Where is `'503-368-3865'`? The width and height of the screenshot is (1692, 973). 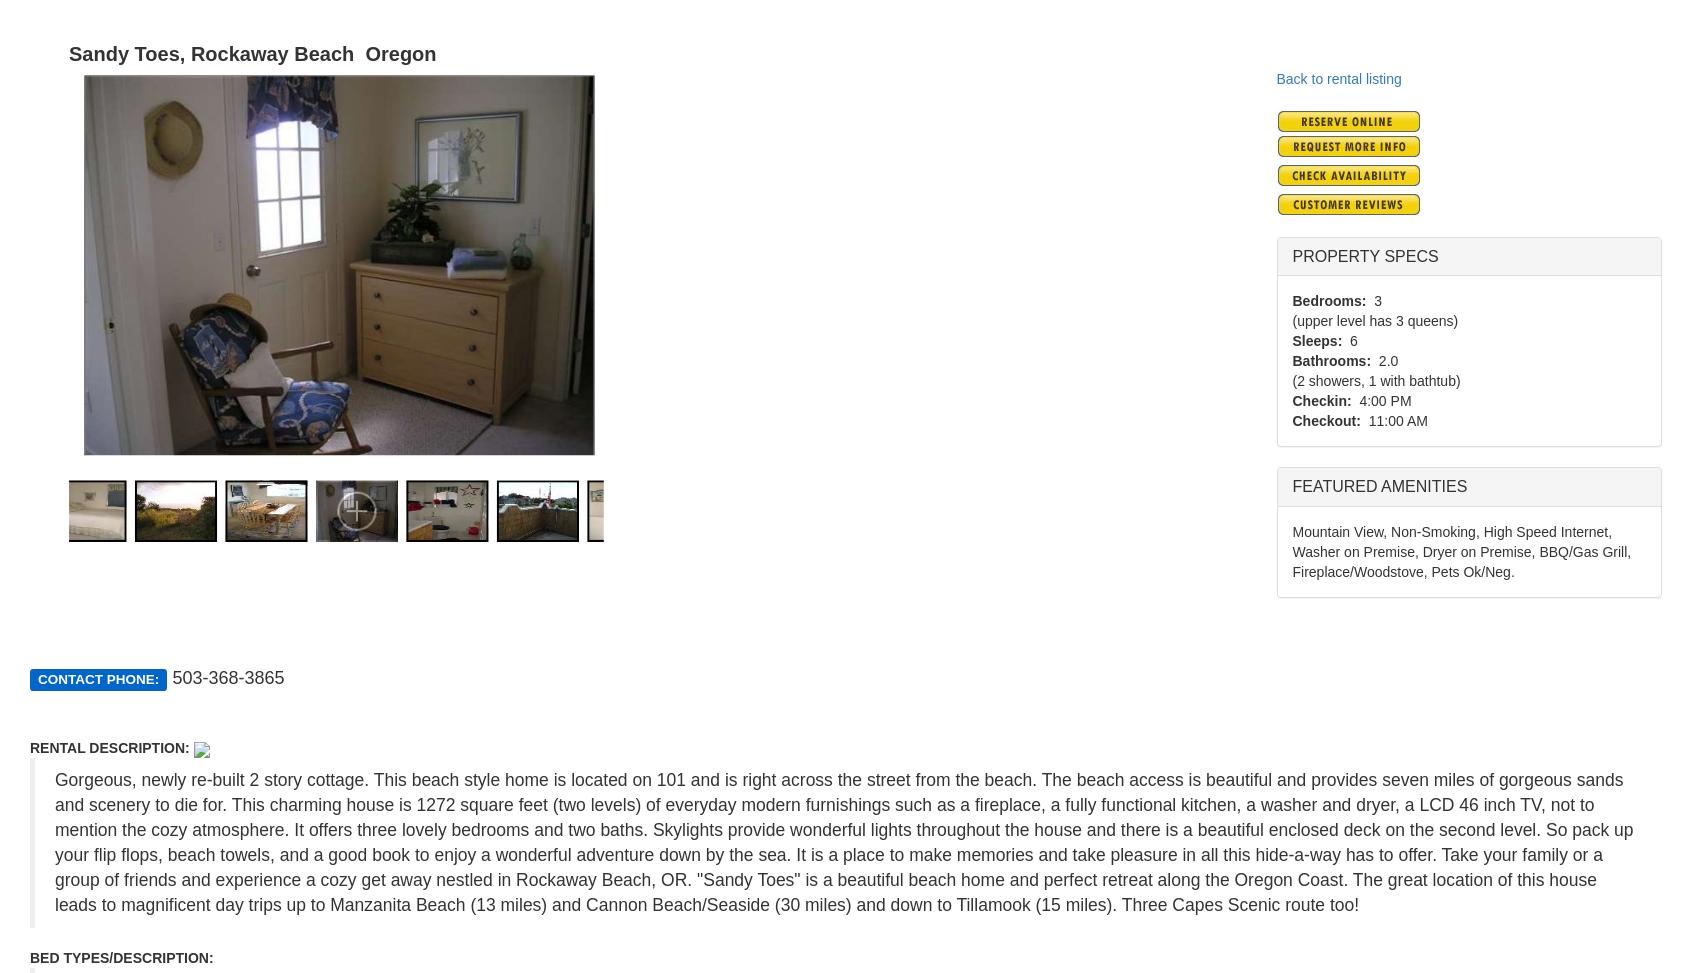 '503-368-3865' is located at coordinates (166, 676).